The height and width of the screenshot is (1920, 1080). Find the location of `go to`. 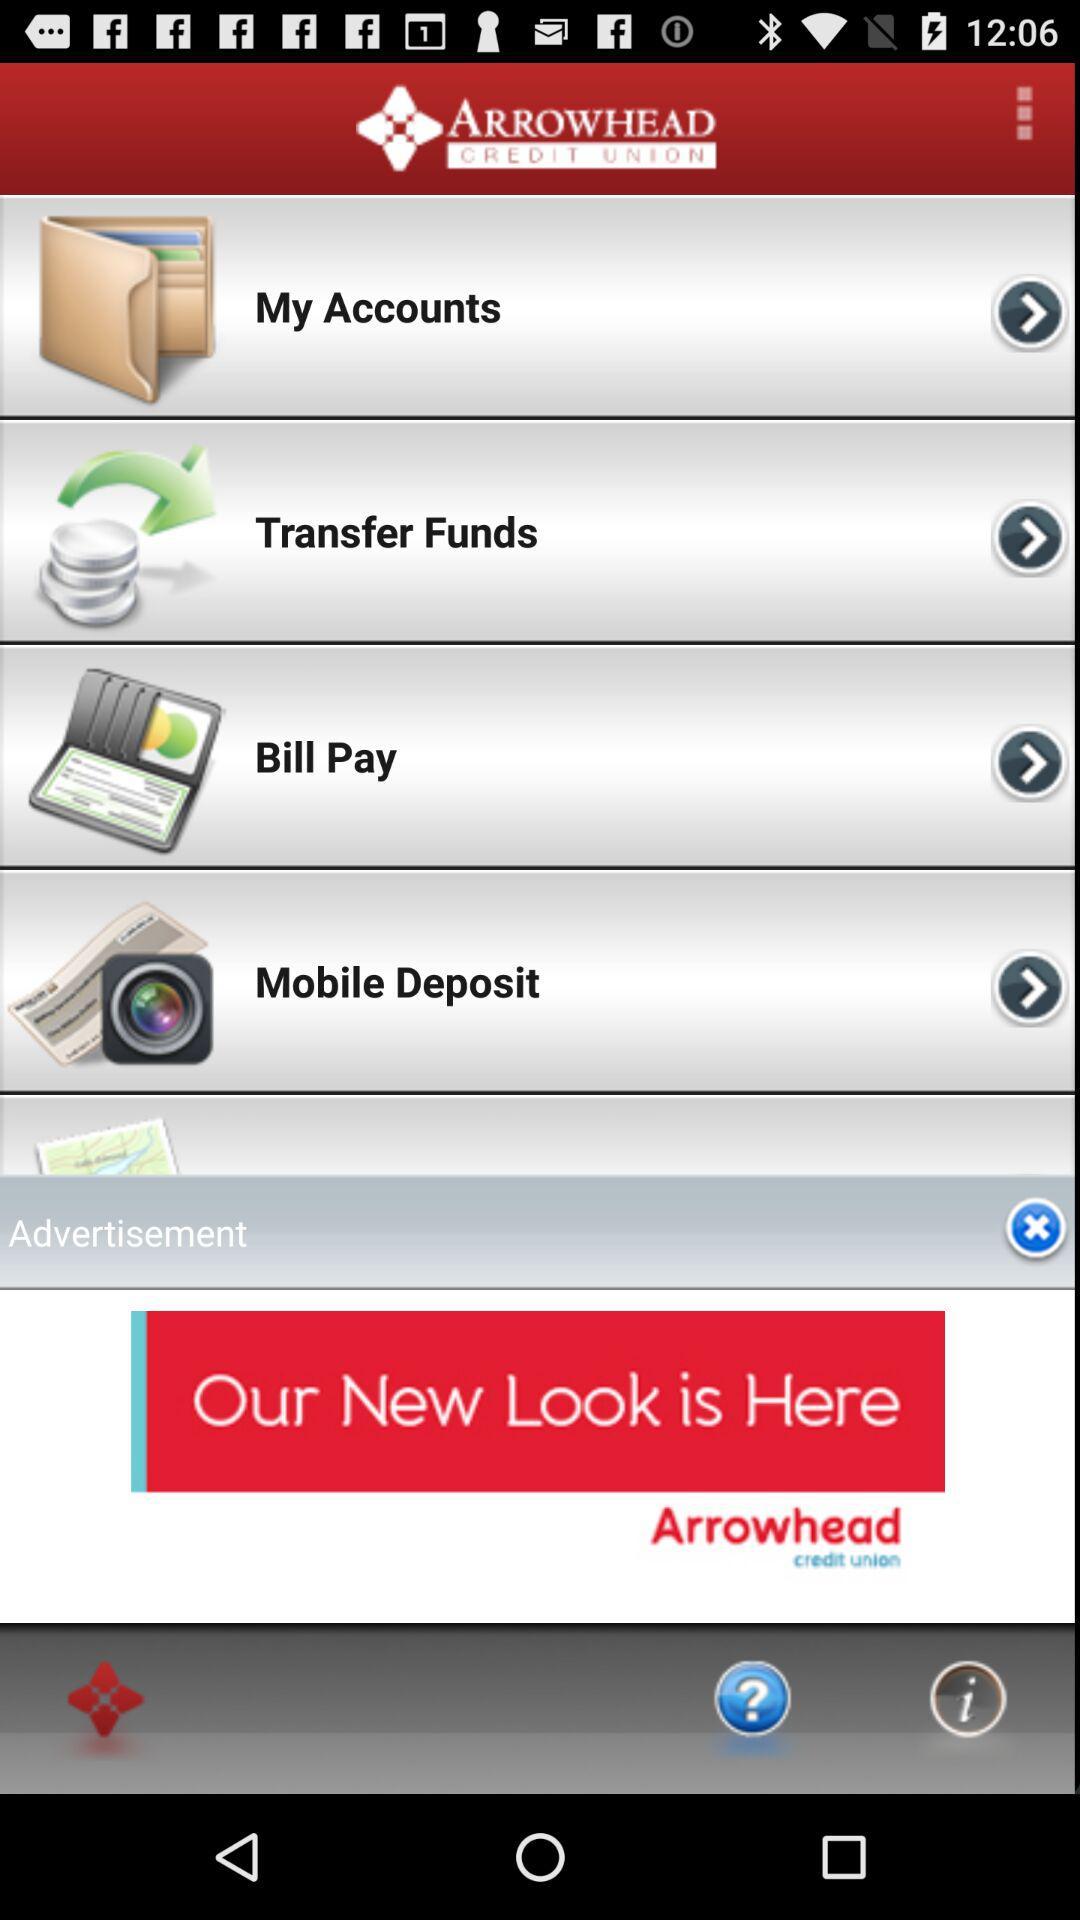

go to is located at coordinates (753, 1707).